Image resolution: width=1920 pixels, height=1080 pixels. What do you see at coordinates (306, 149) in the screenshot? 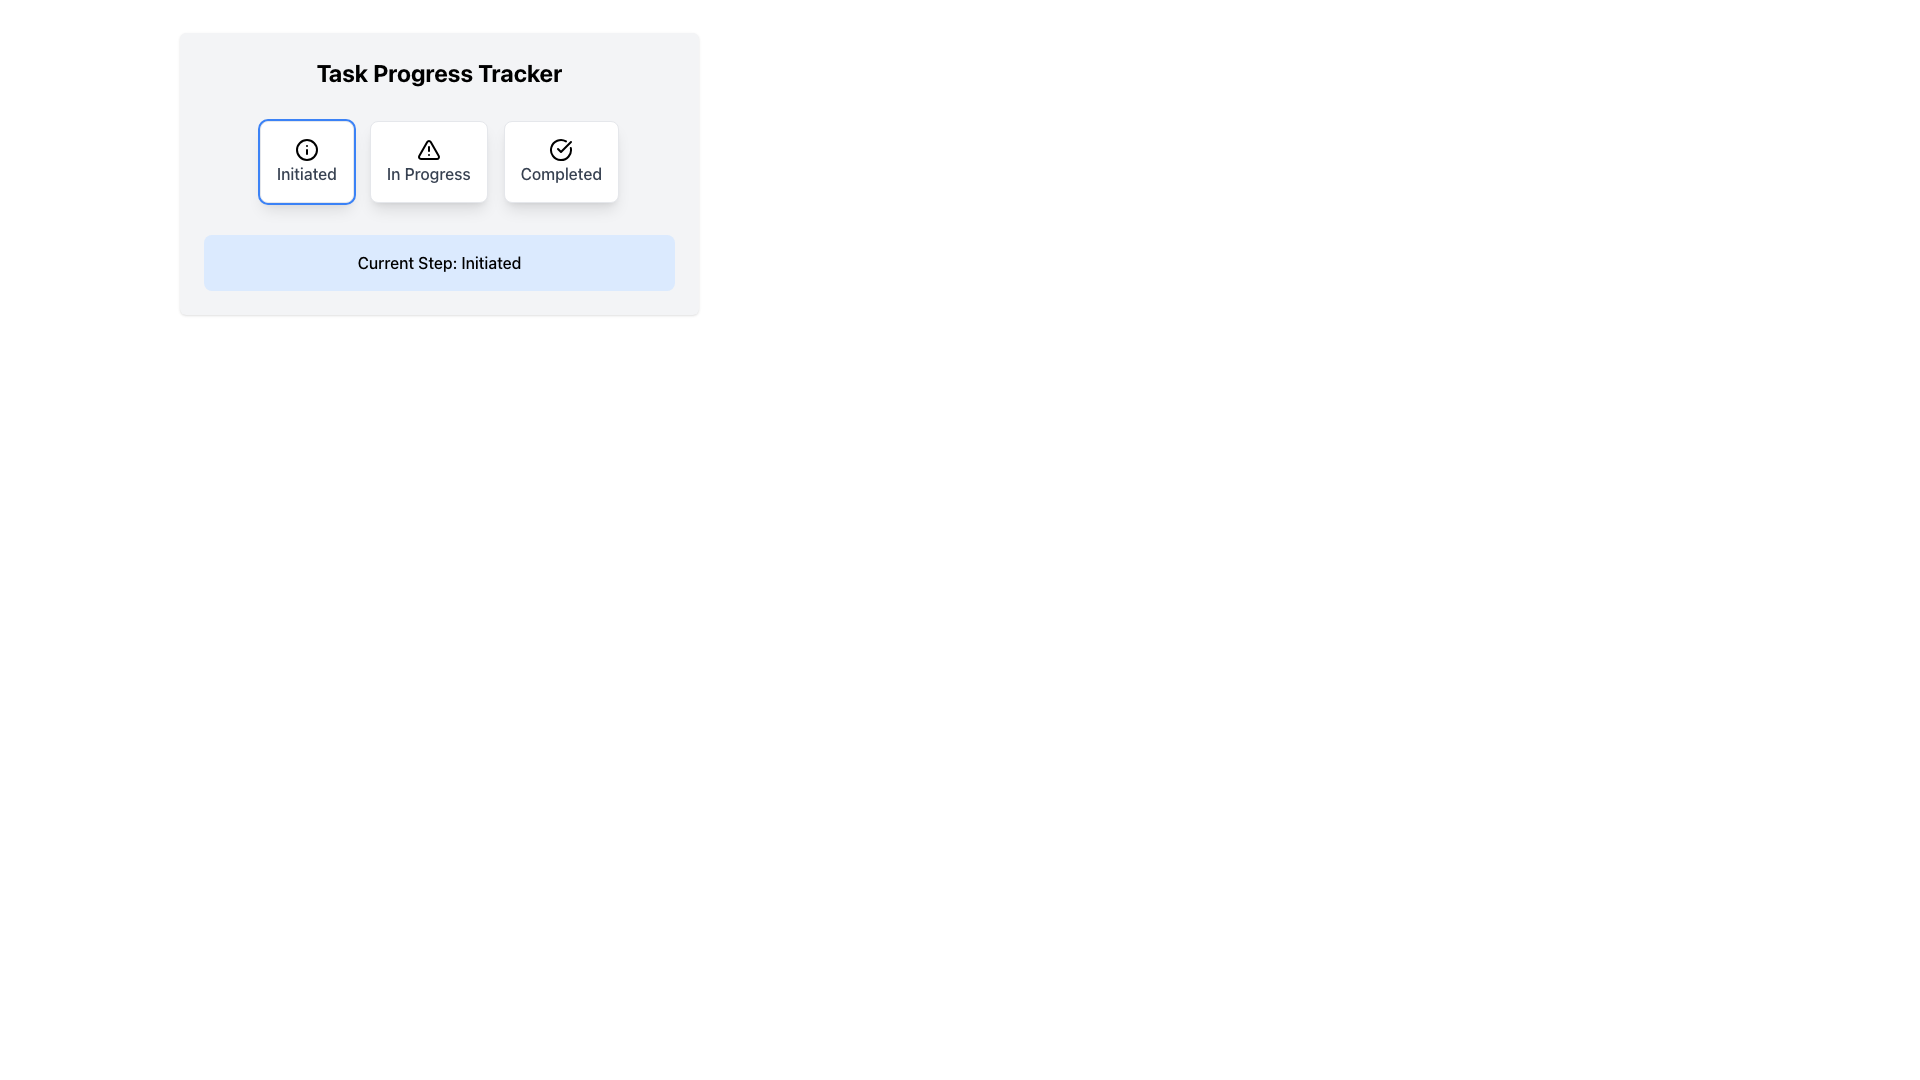
I see `the Circular SVG graphic element representing the 'Initiated' state in the task tracker` at bounding box center [306, 149].